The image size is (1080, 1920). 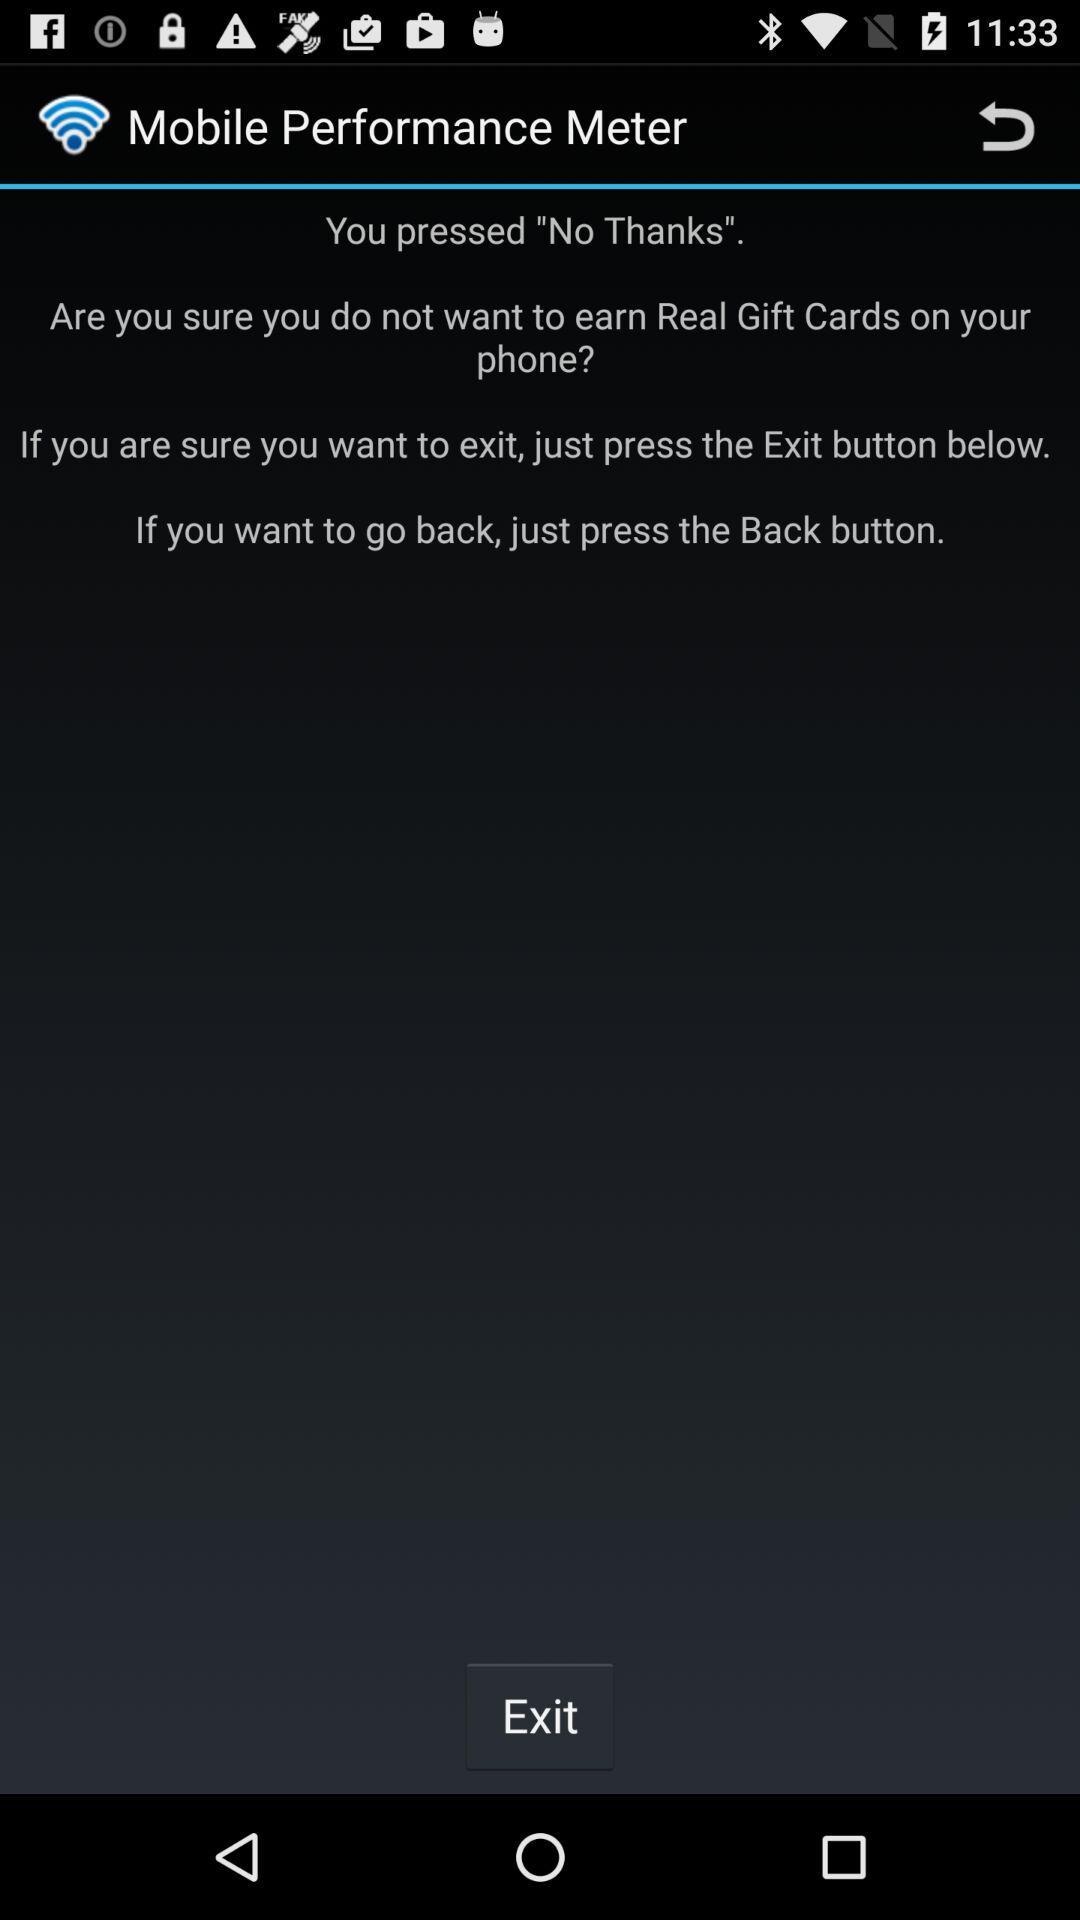 I want to click on app next to mobile performance meter app, so click(x=1006, y=124).